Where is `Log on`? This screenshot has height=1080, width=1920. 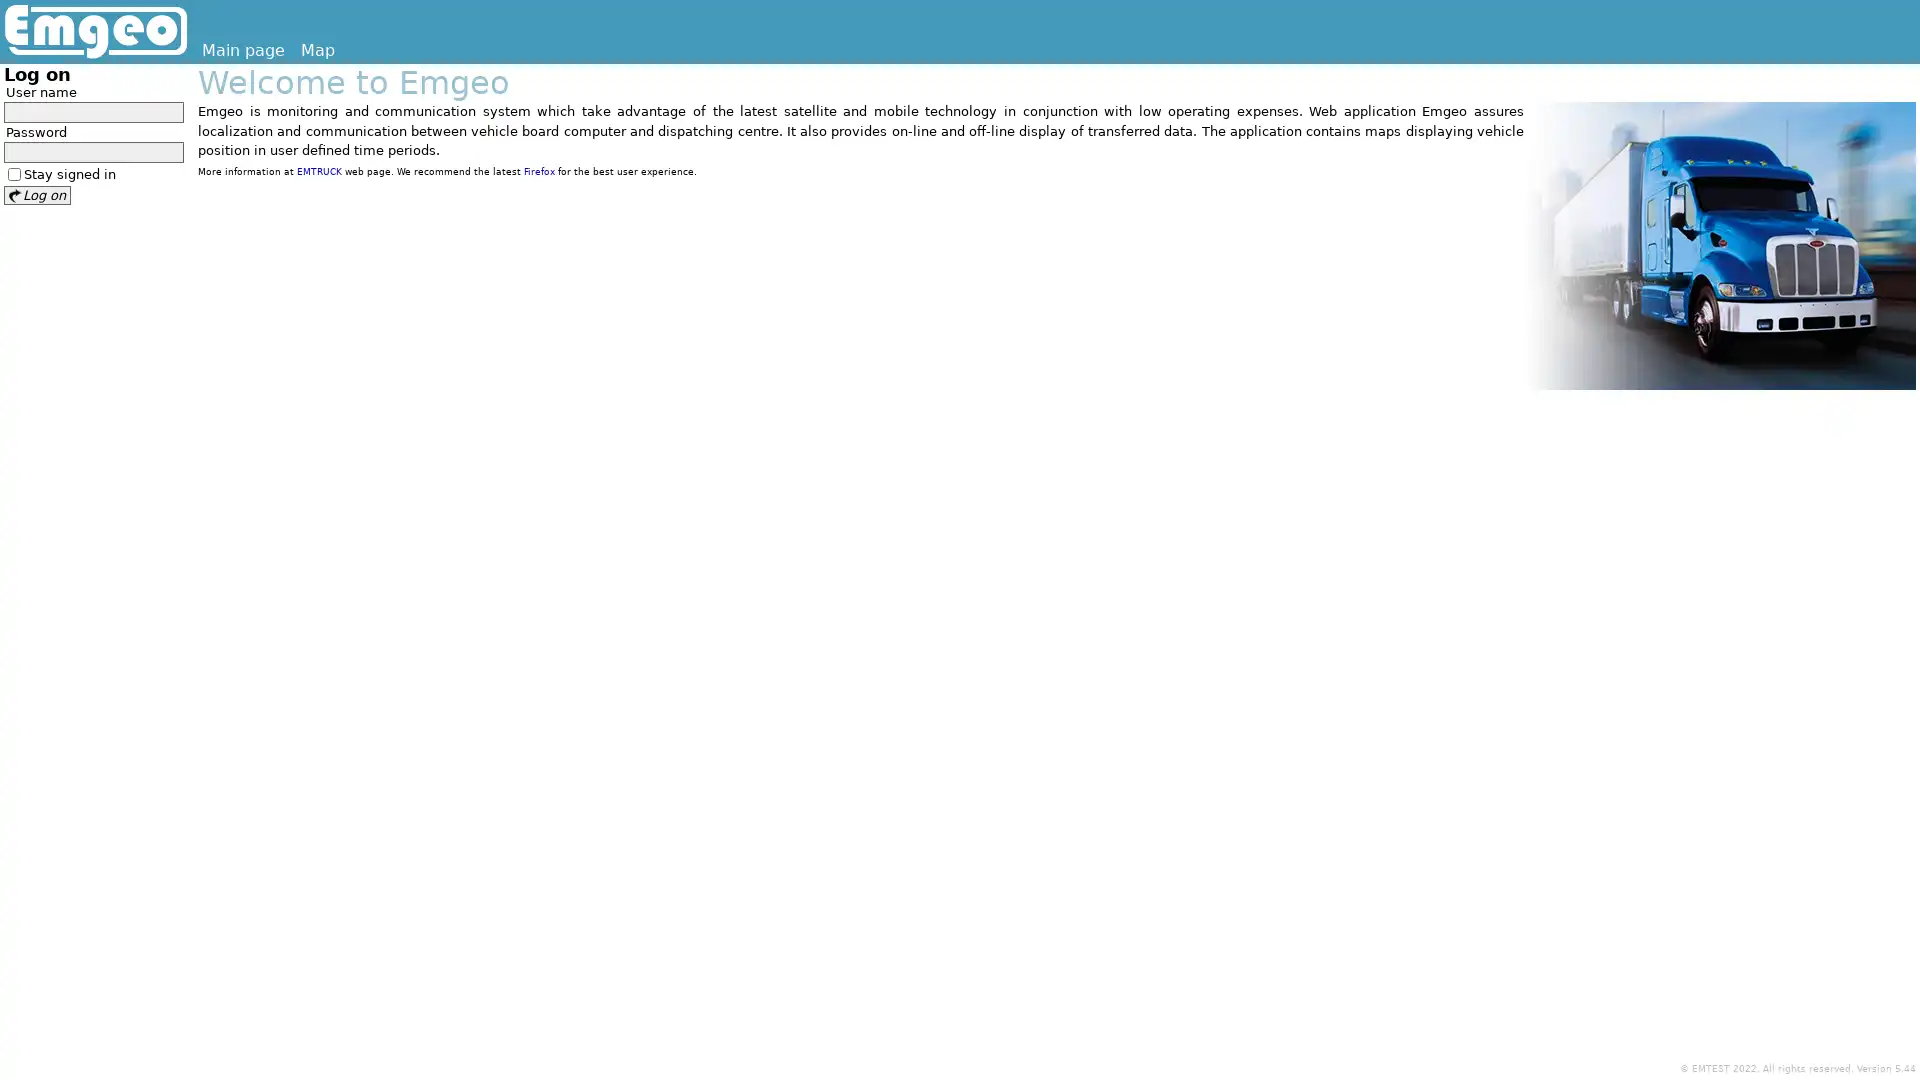 Log on is located at coordinates (37, 195).